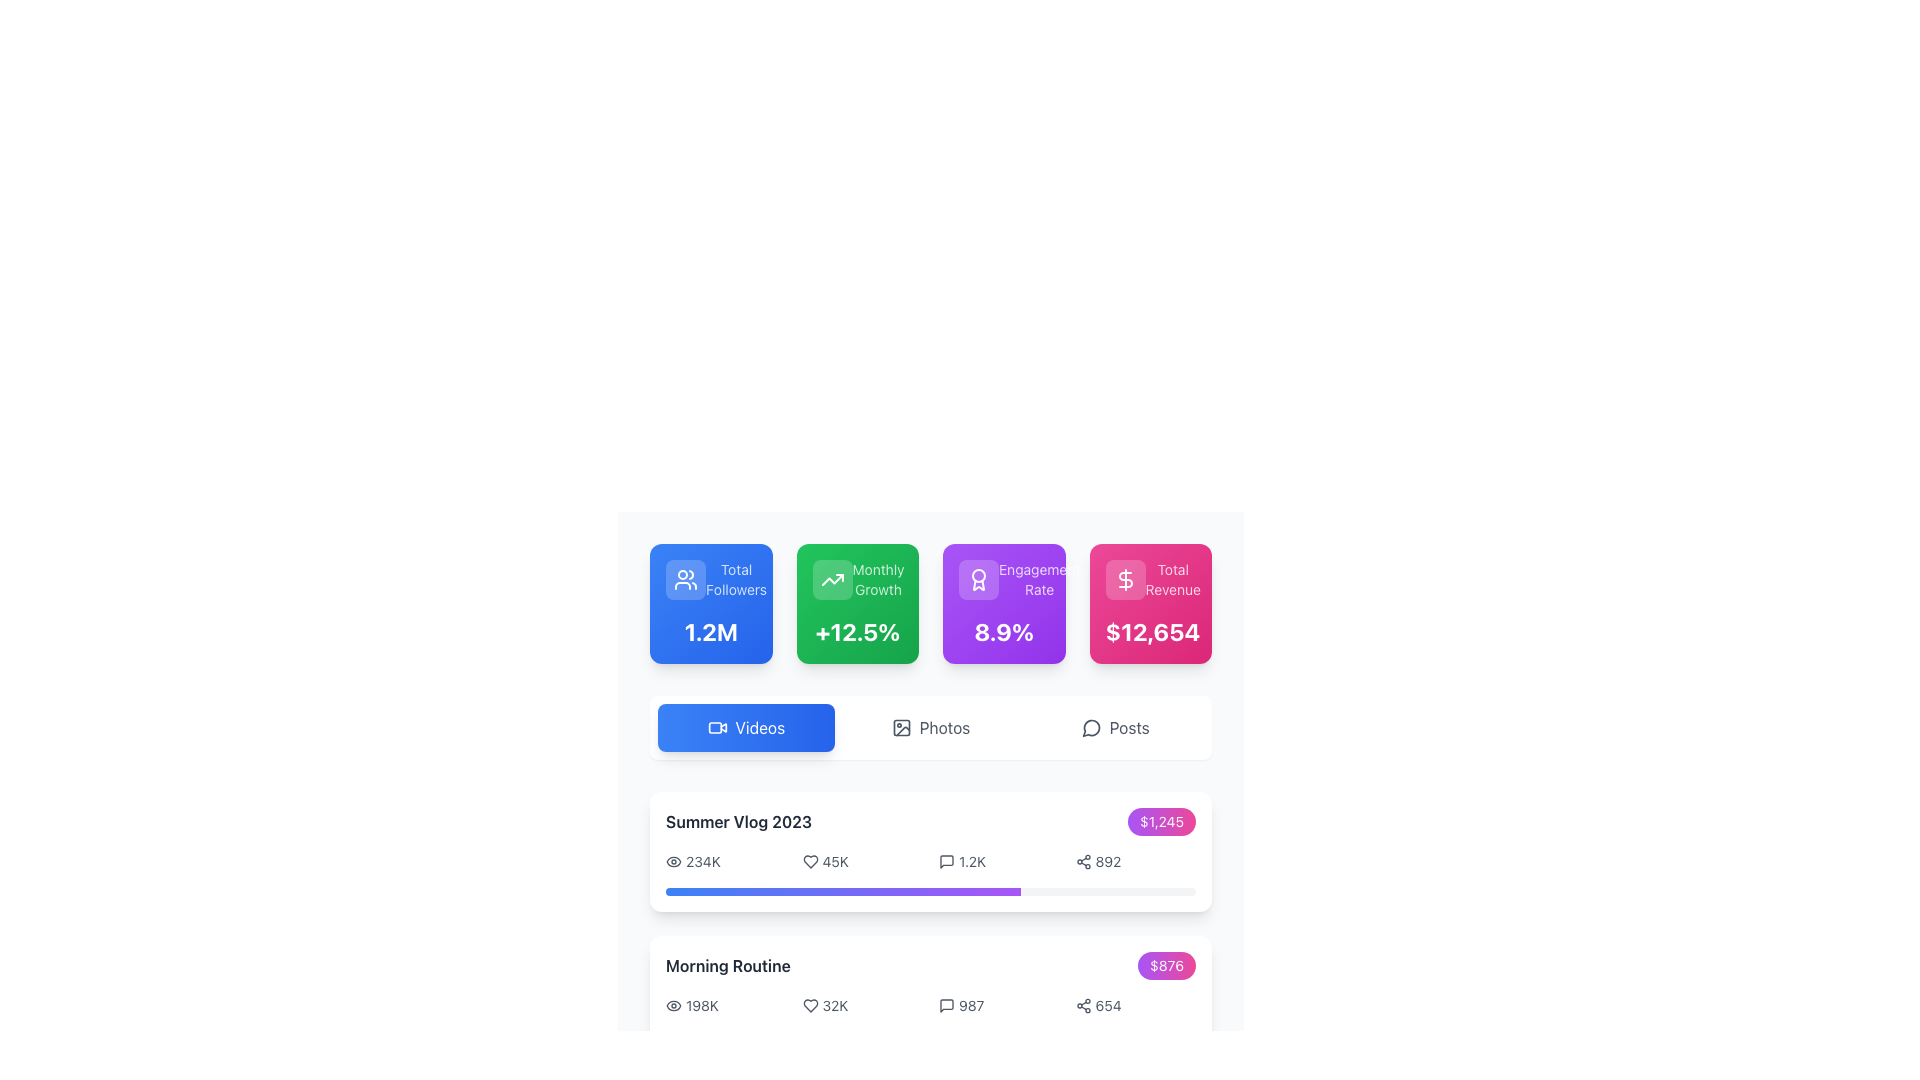 This screenshot has width=1920, height=1080. Describe the element at coordinates (1039, 579) in the screenshot. I see `text label that serves as a title for the associated metric displayed in the third metric card from the left in the top row of four cards` at that location.